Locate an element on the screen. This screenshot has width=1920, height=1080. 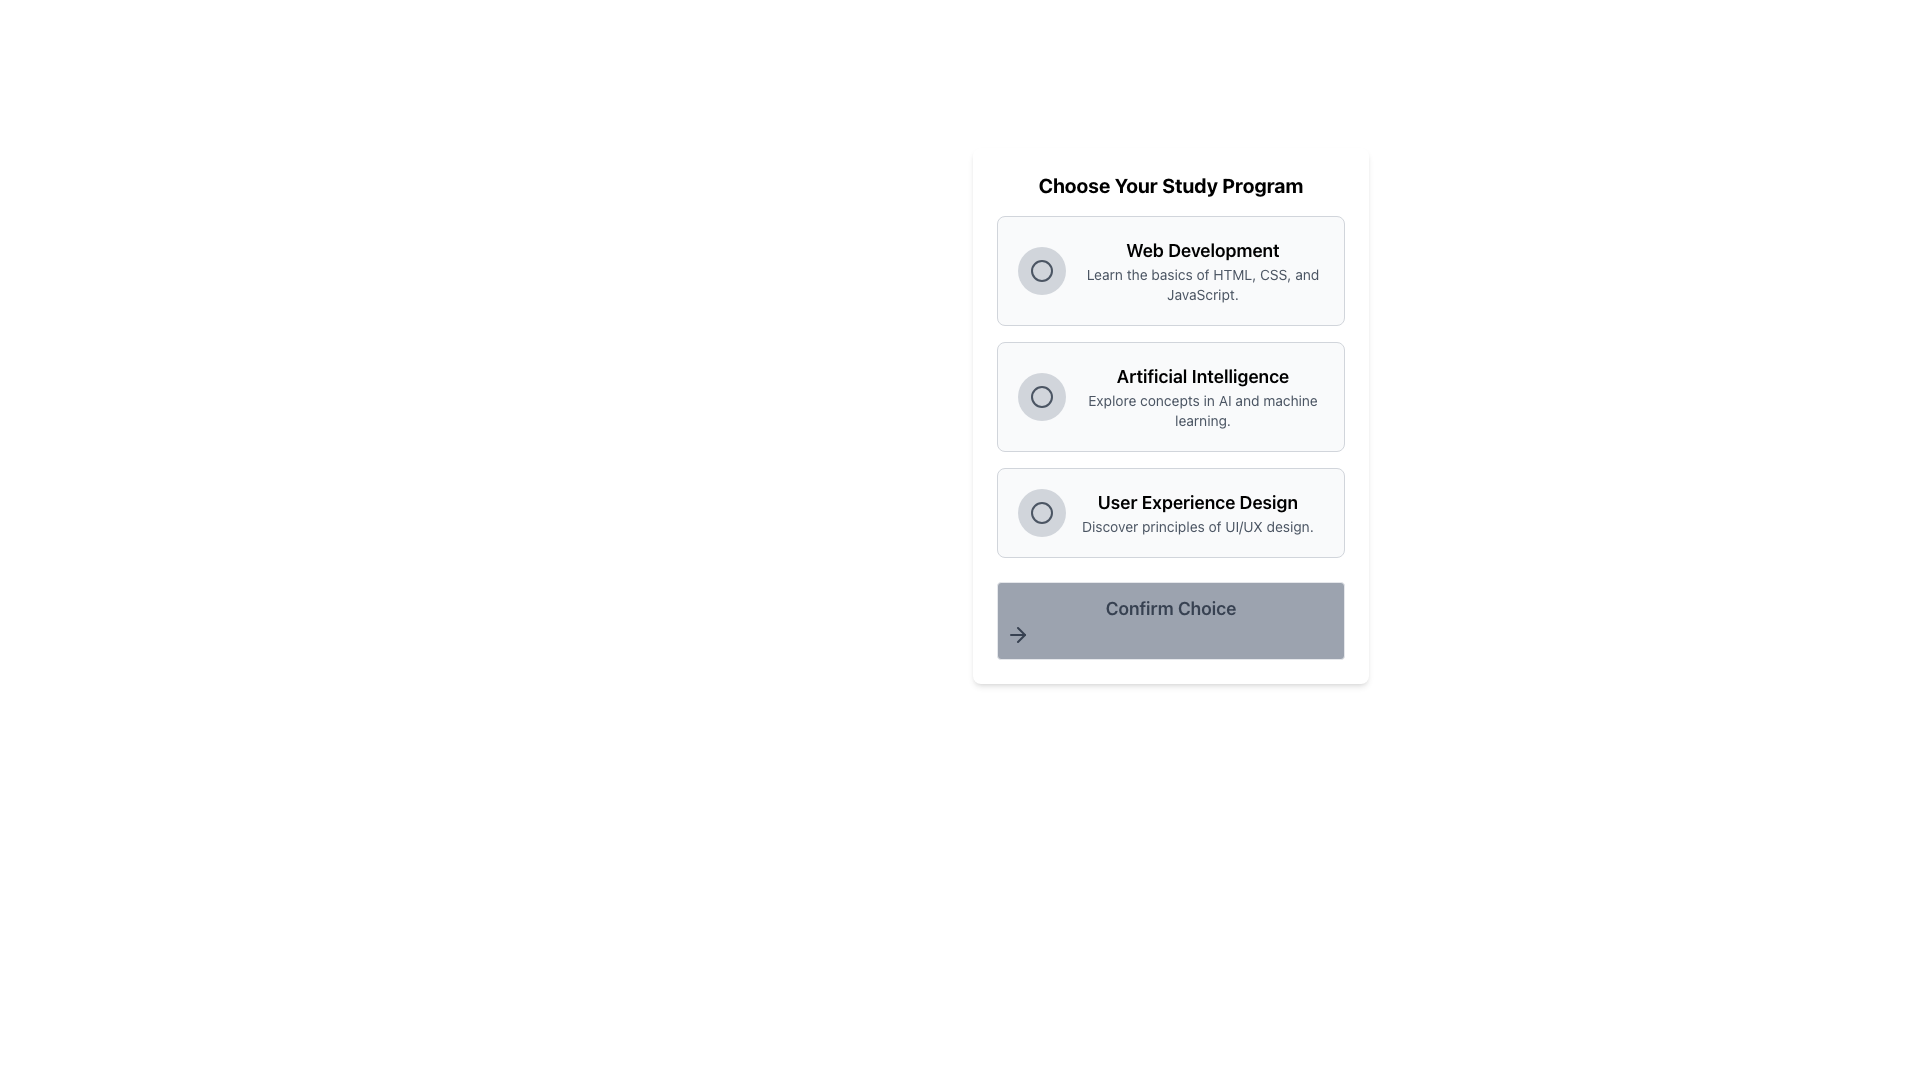
the text element that provides a short description of the 'Web Development' program, located directly below the title in the same card section is located at coordinates (1202, 285).